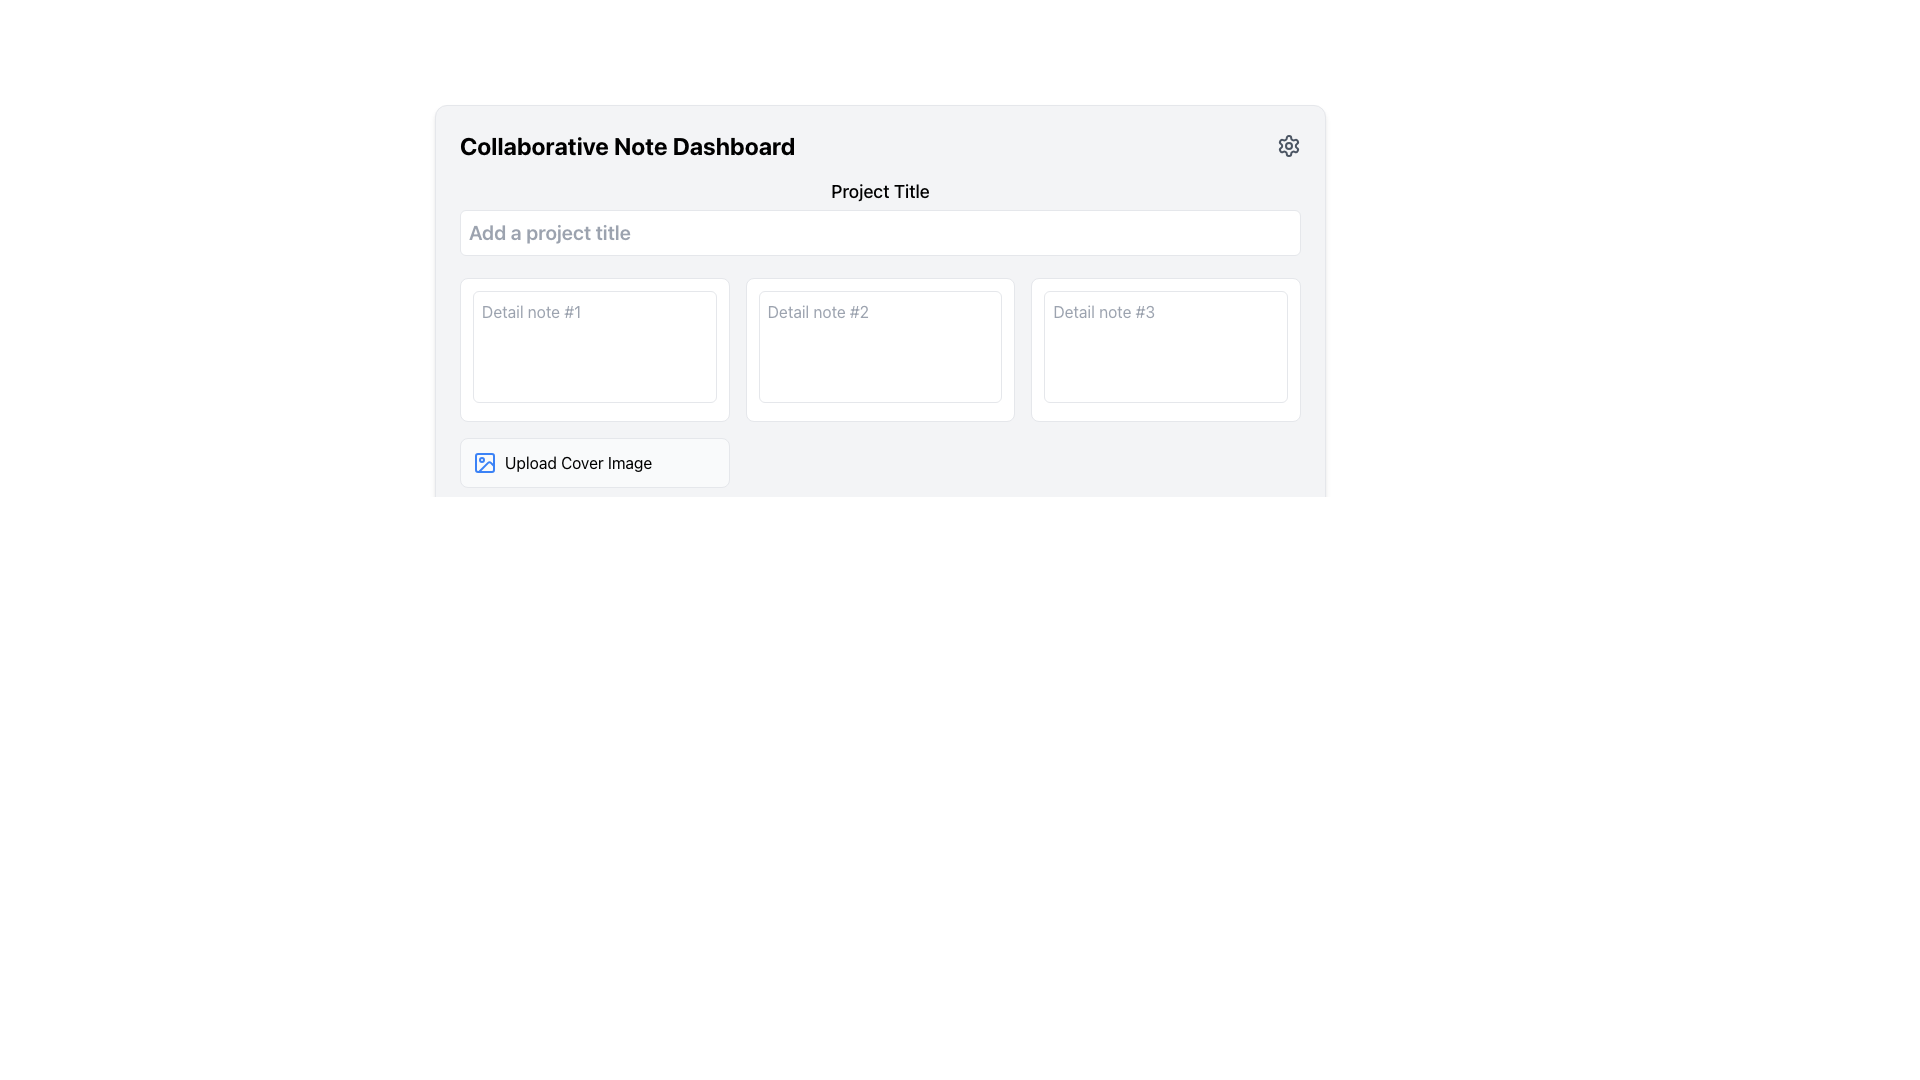 The width and height of the screenshot is (1920, 1080). I want to click on the 'Upload Cover Image' button with an embedded file input field, which features a blue image icon on a light gray background, so click(593, 462).